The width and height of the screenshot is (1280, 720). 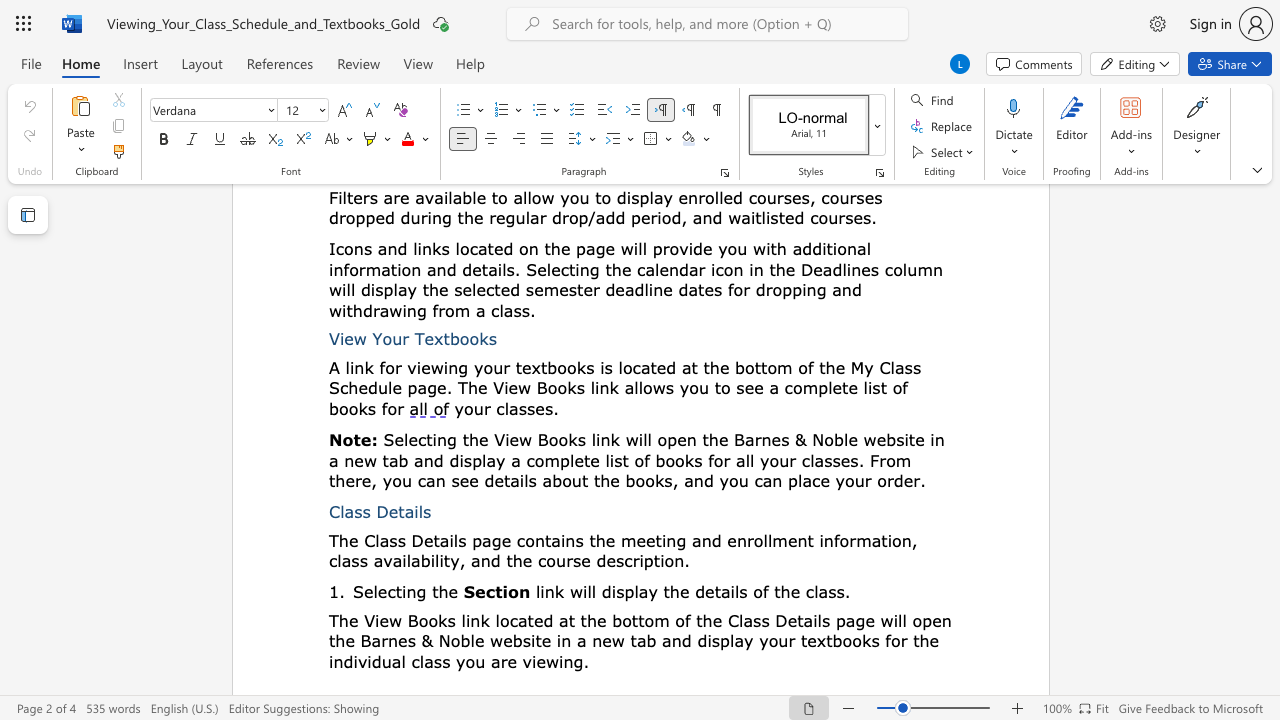 I want to click on the 1th character "l" in the text, so click(x=375, y=590).